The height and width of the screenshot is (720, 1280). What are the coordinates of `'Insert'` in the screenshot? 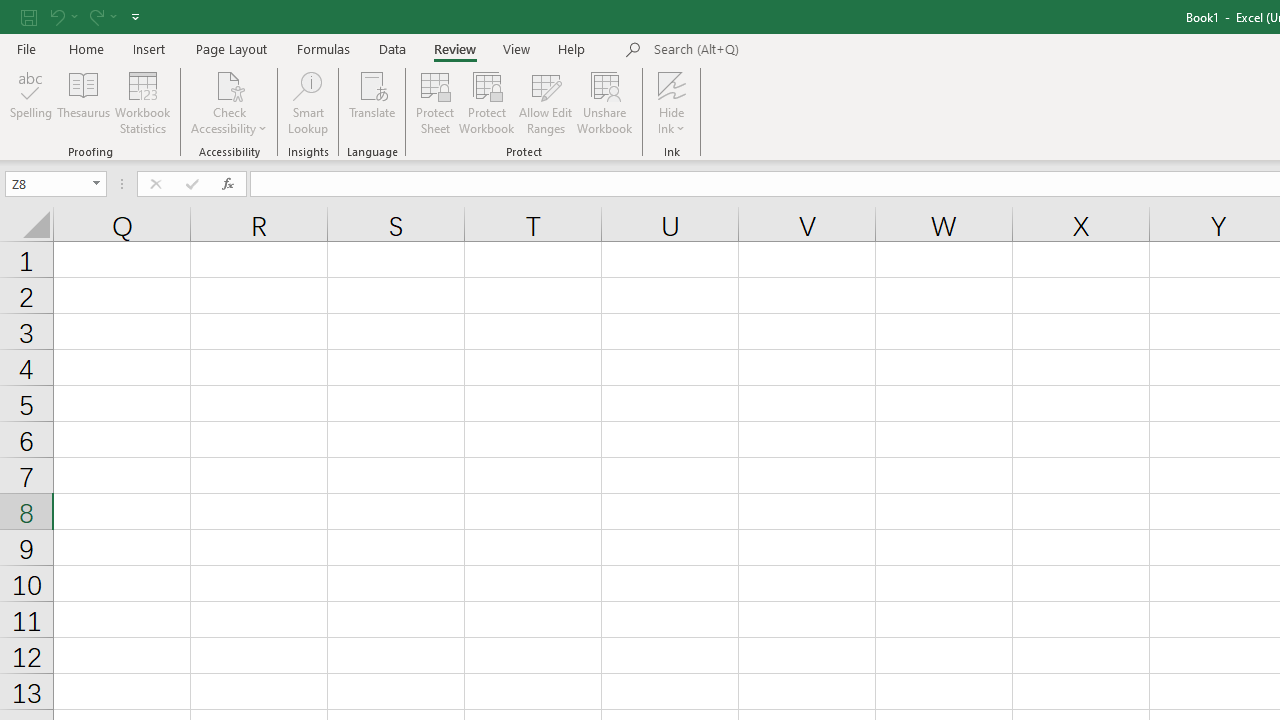 It's located at (148, 48).